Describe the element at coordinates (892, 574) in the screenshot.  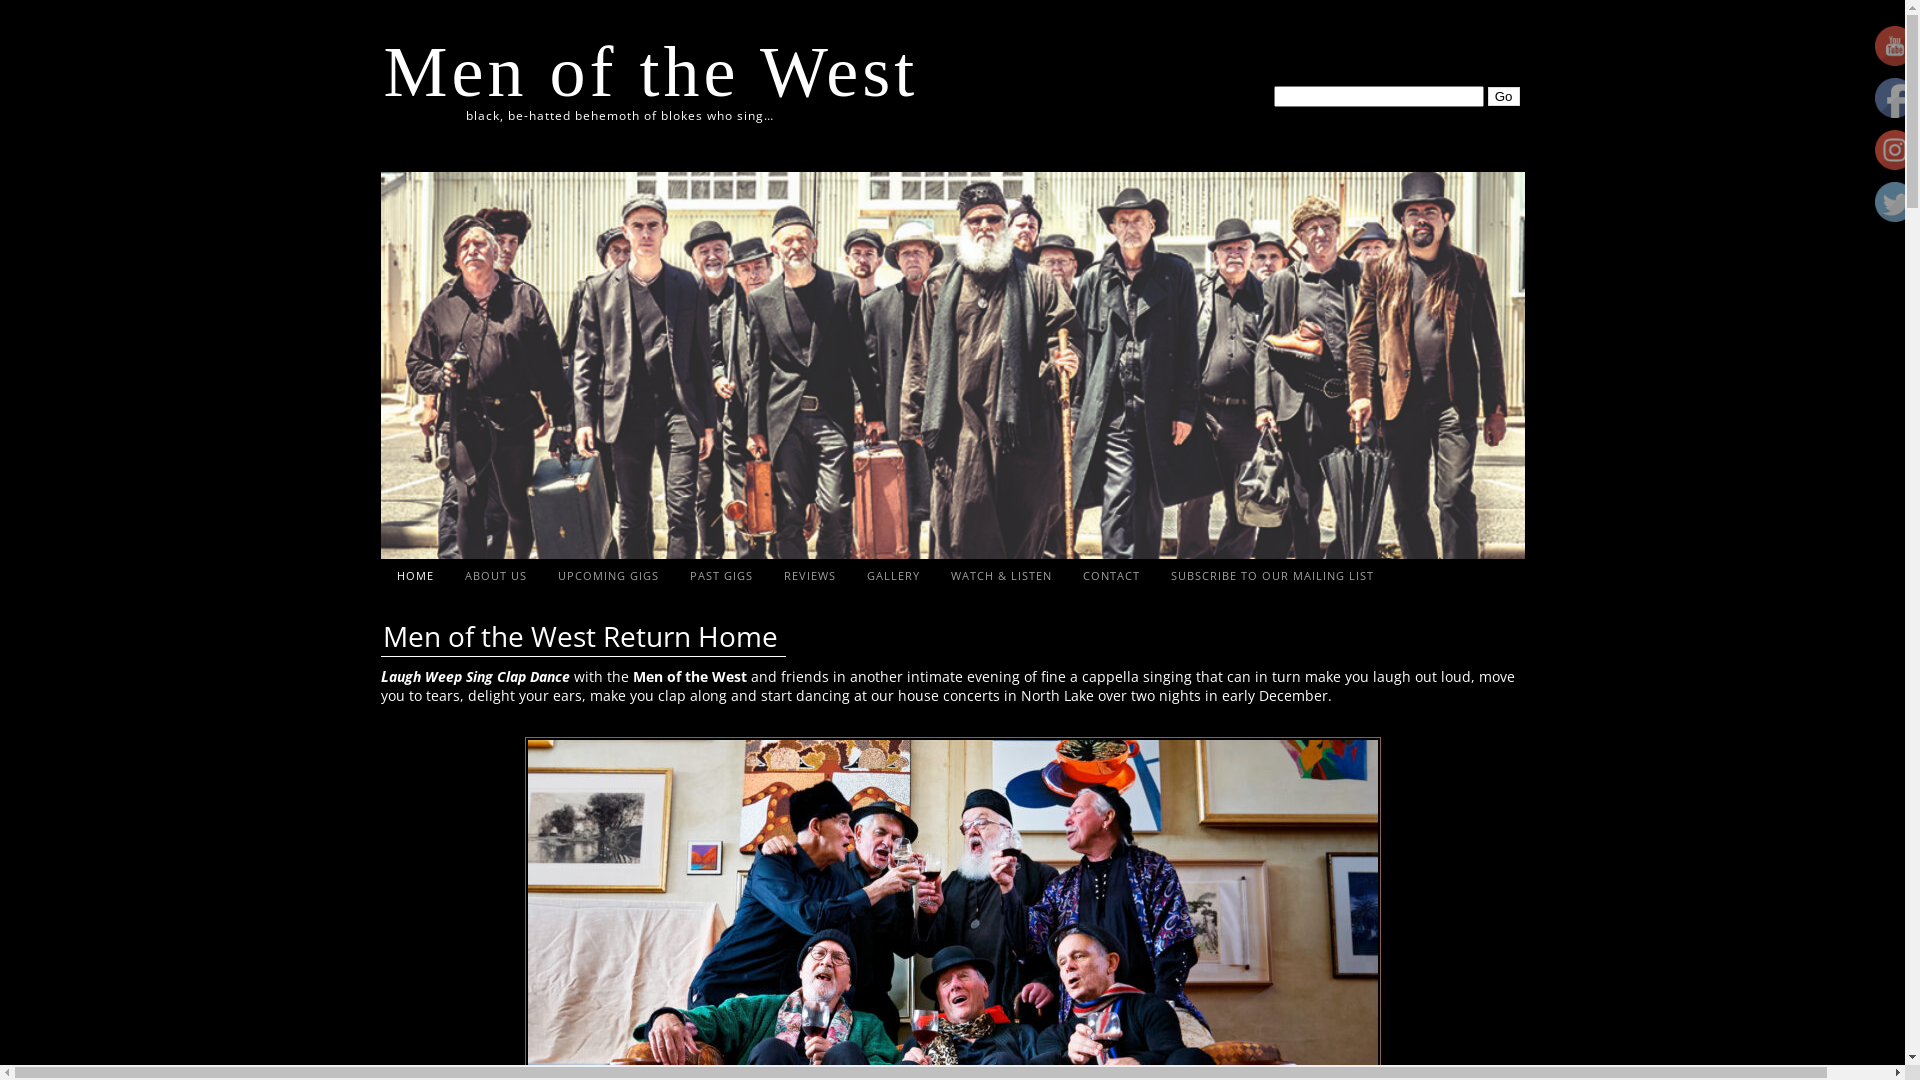
I see `'GALLERY'` at that location.